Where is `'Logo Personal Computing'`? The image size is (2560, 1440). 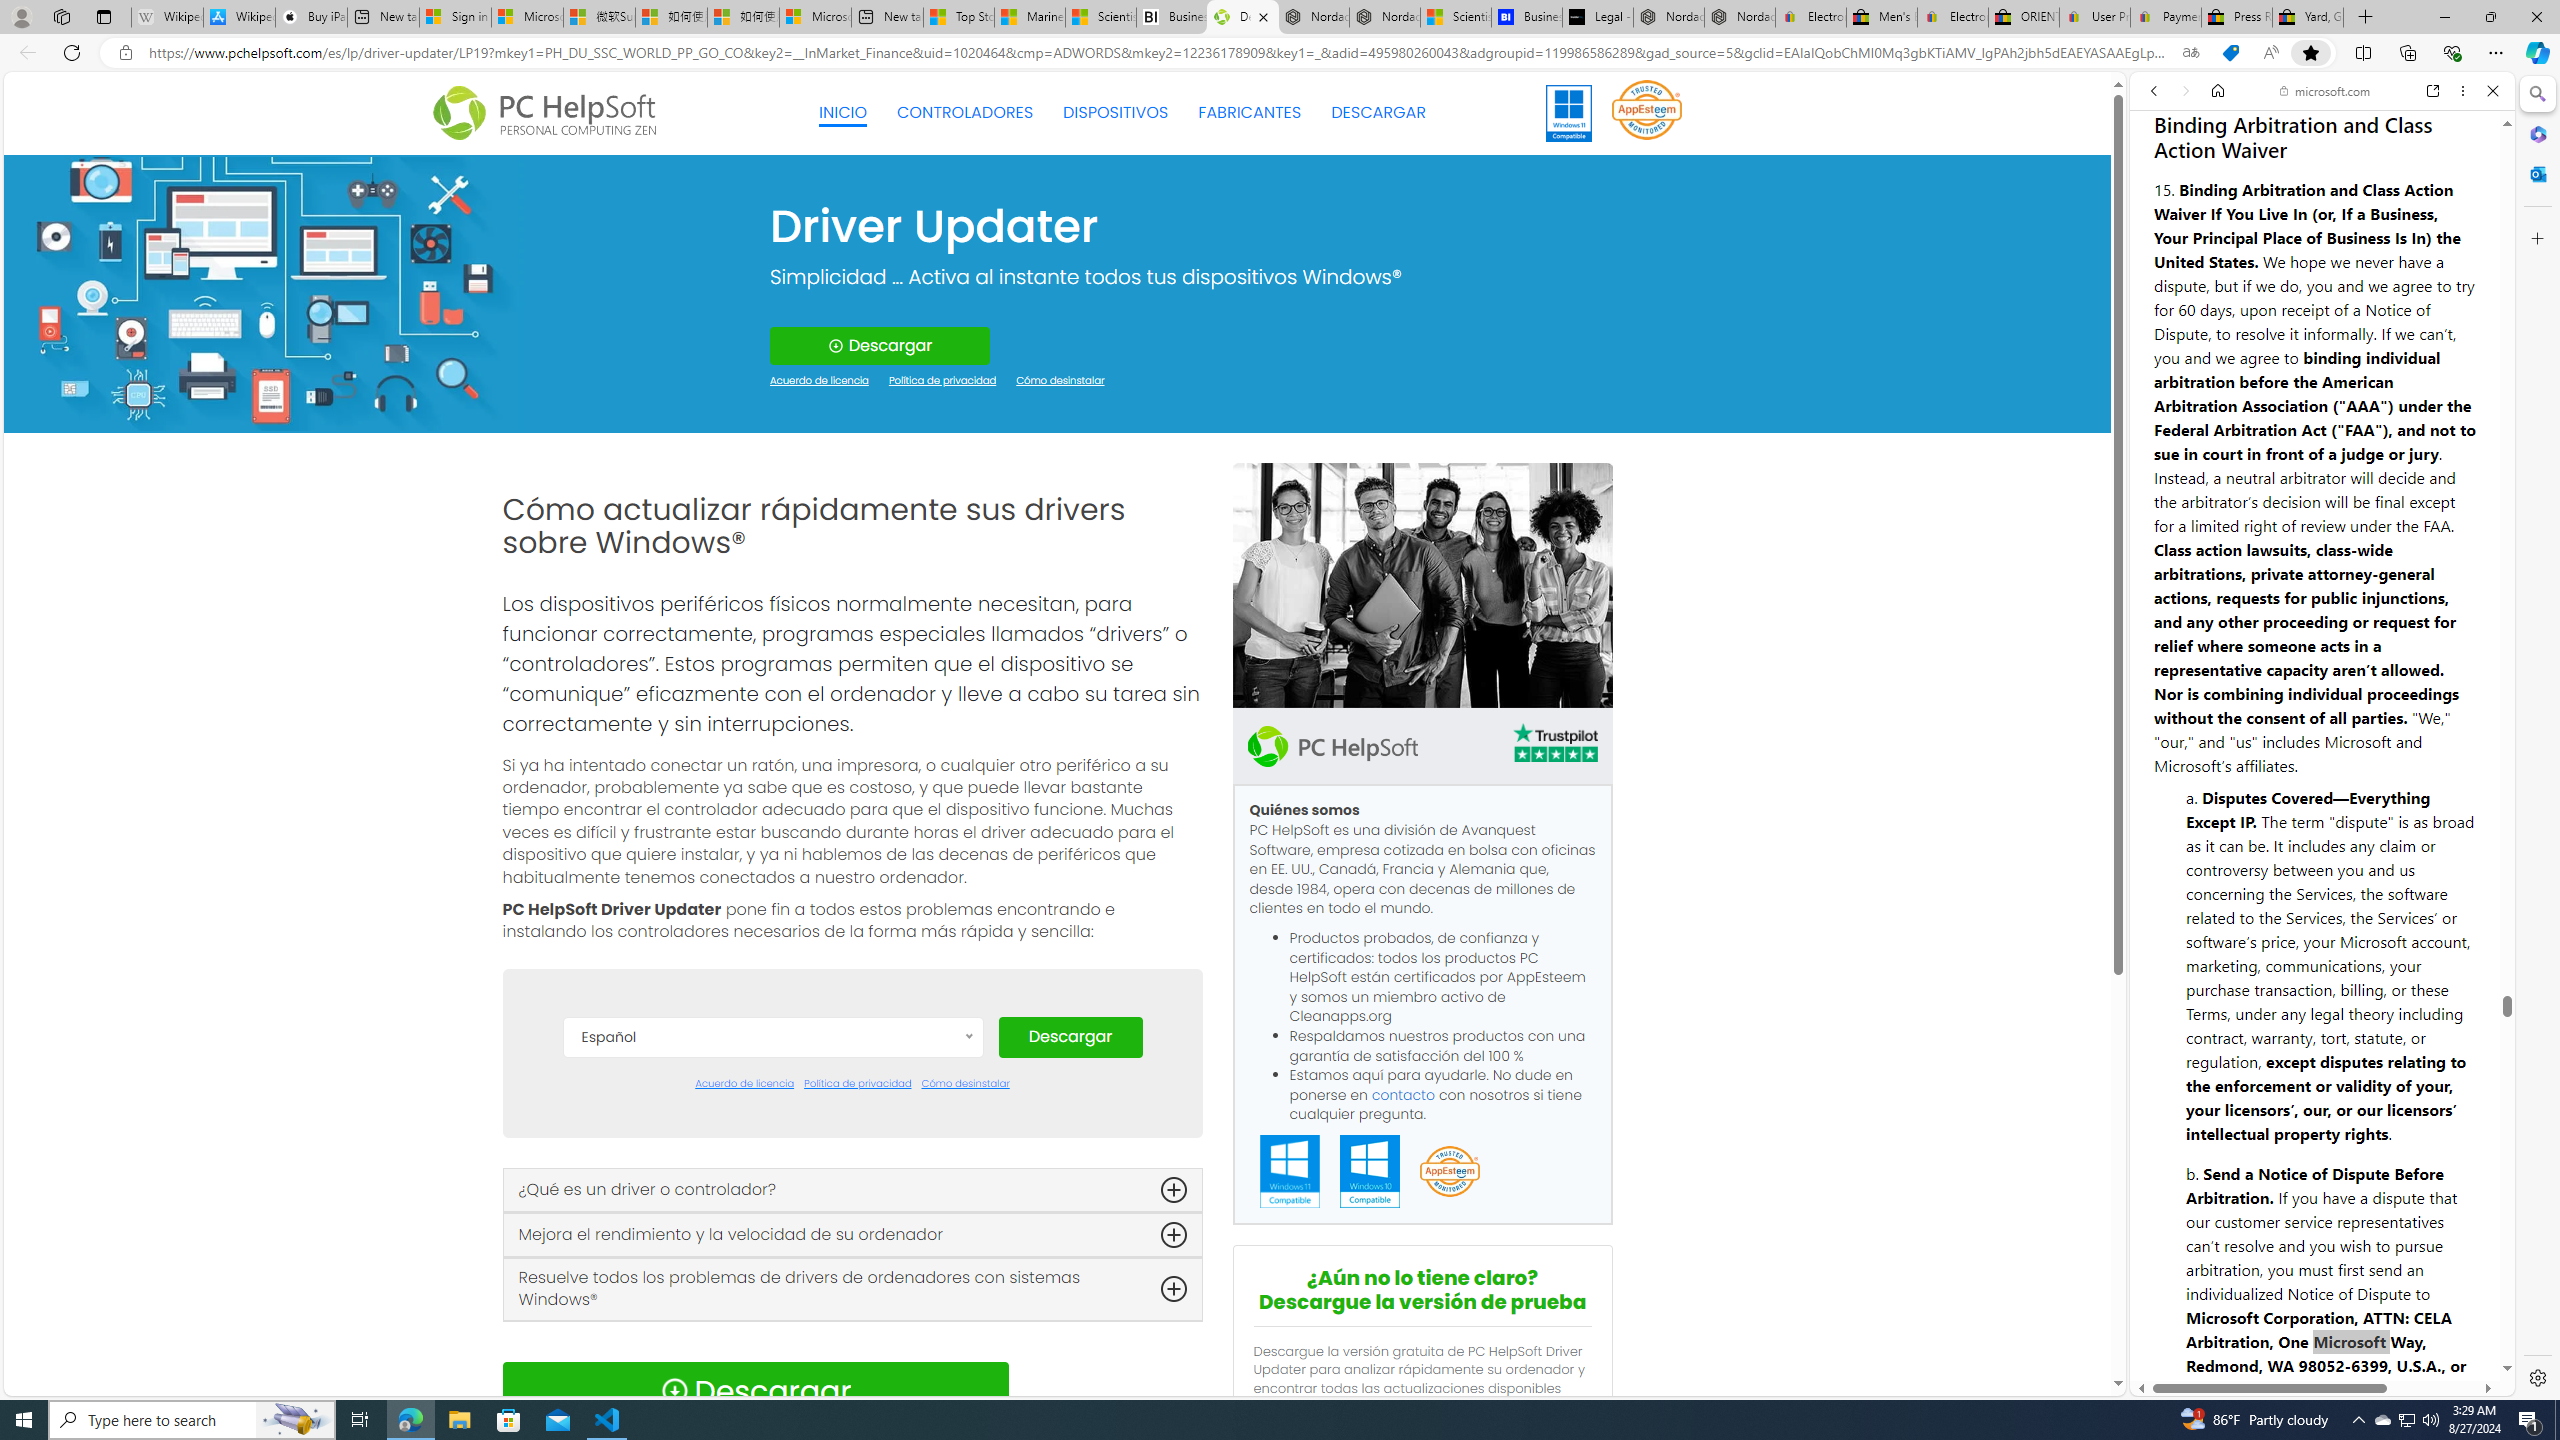
'Logo Personal Computing' is located at coordinates (550, 112).